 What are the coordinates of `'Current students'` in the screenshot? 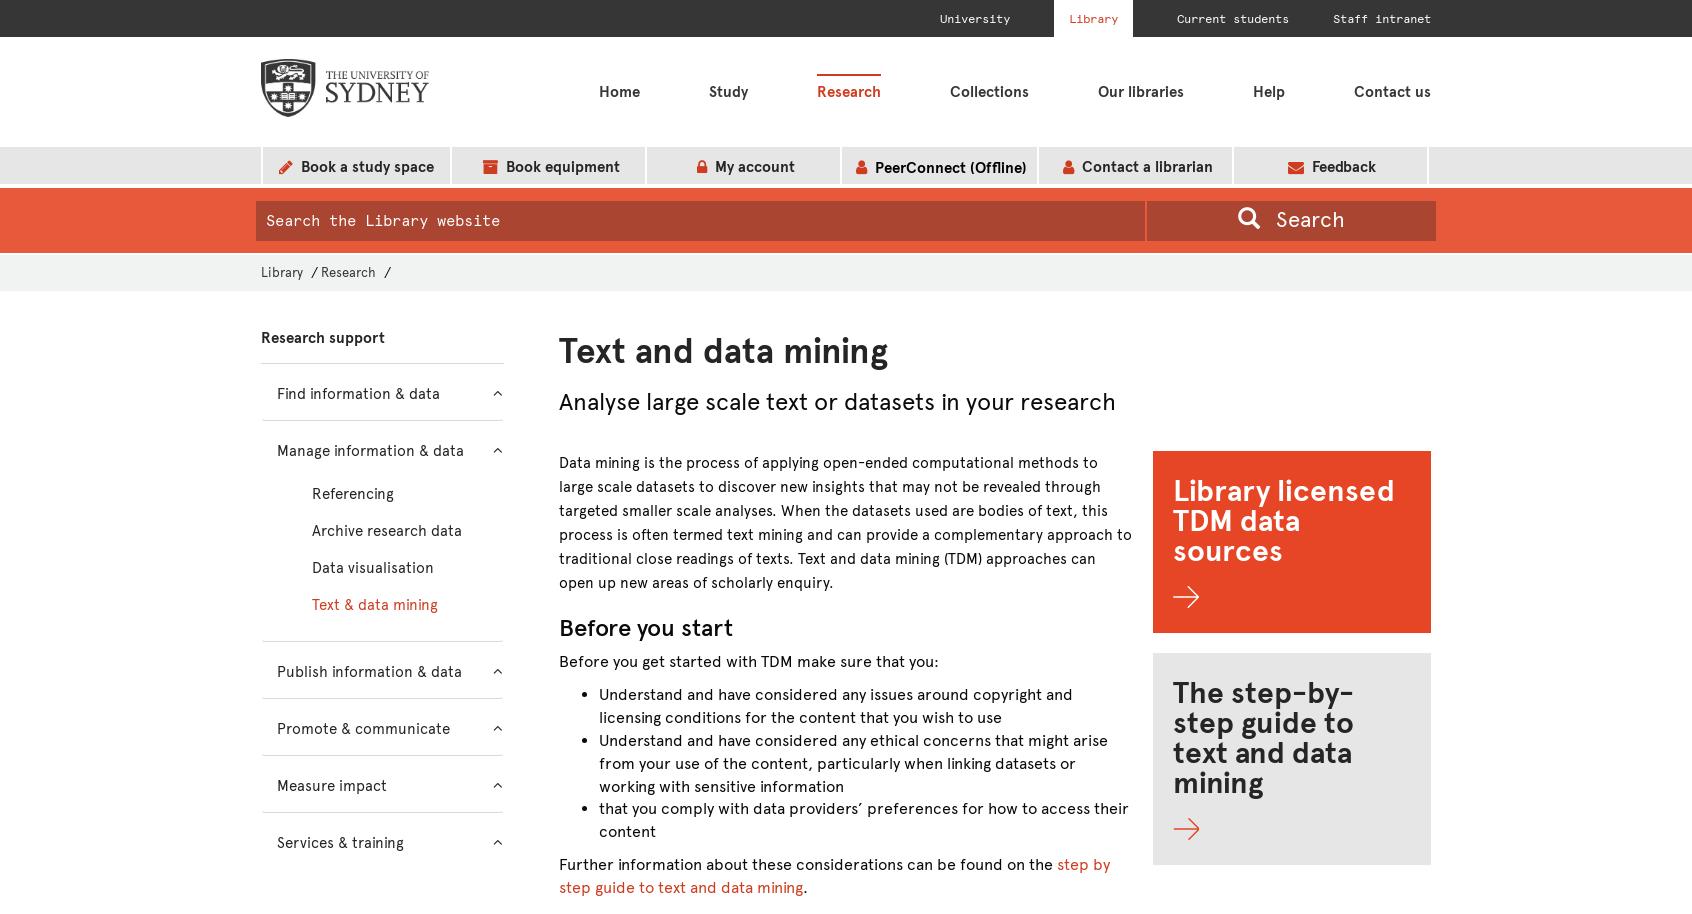 It's located at (1232, 19).